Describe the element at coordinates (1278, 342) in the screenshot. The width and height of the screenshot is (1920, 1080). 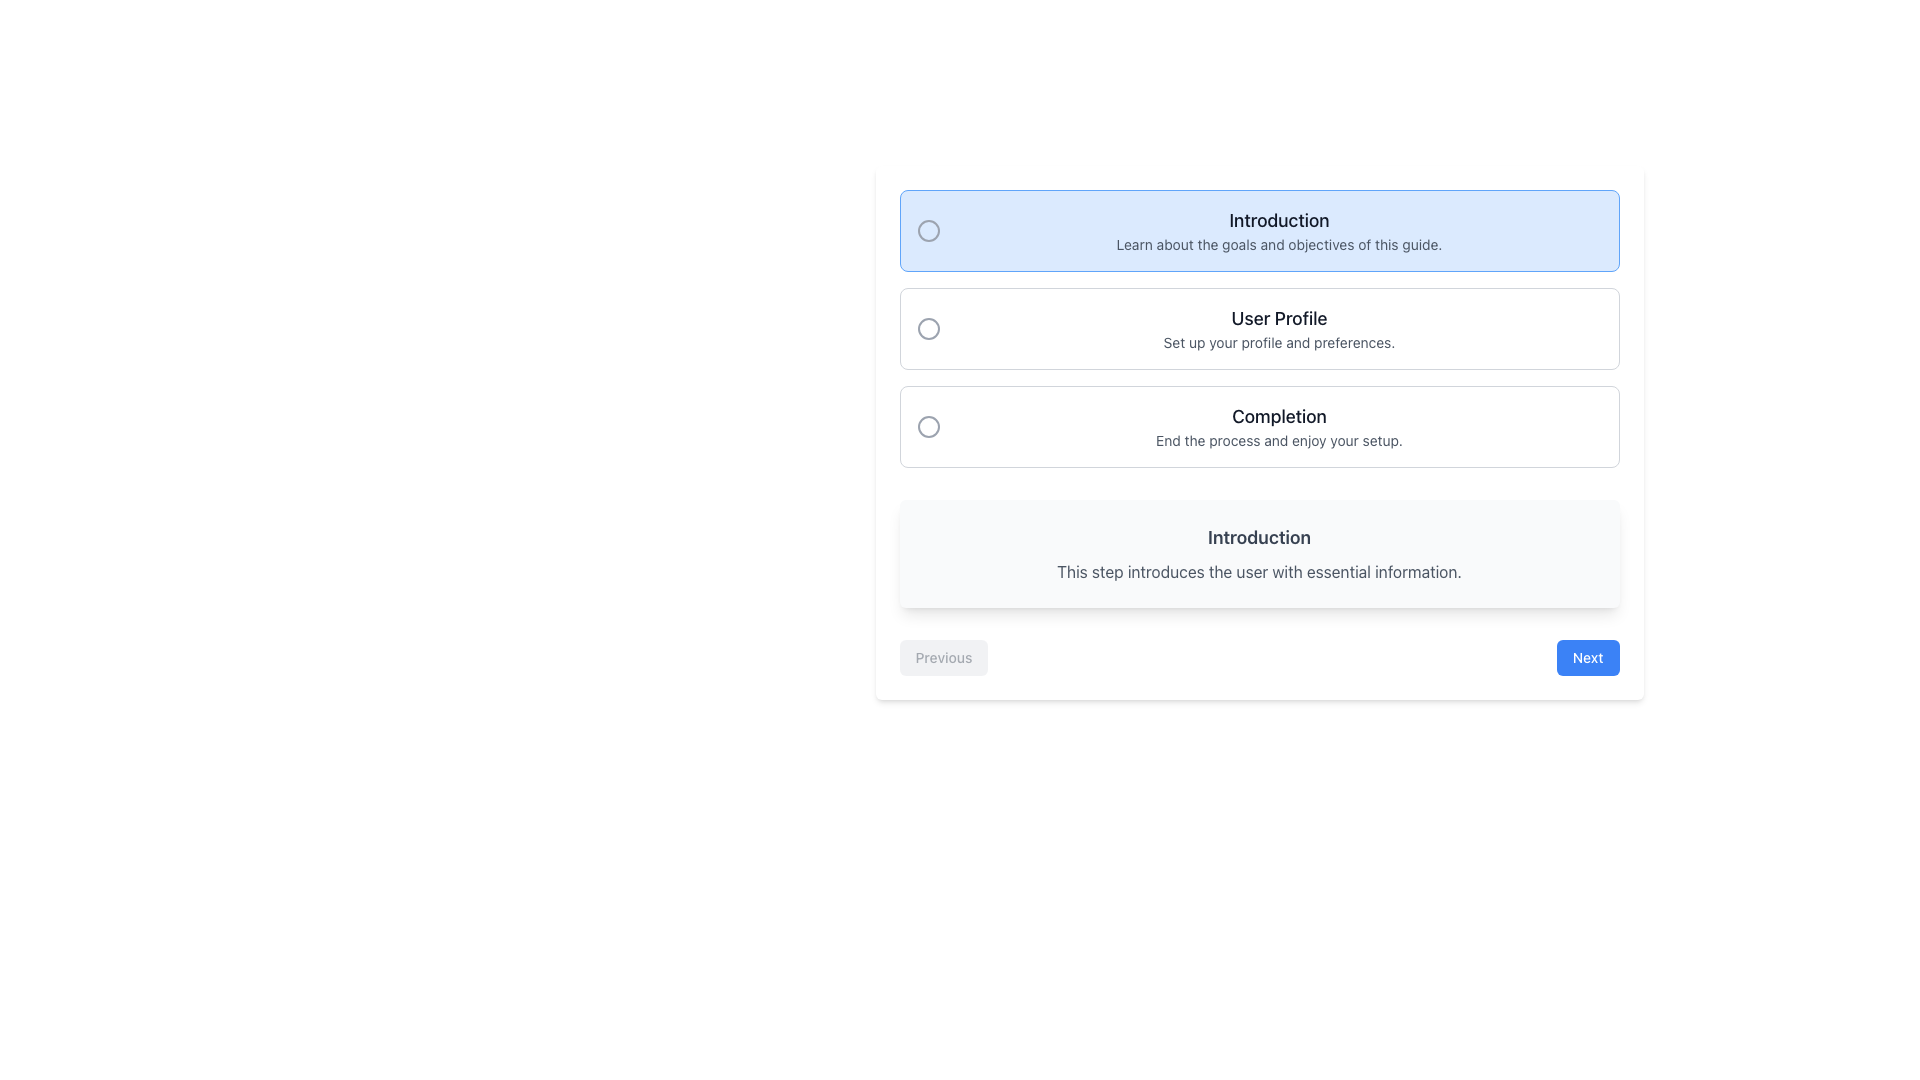
I see `the text label that displays 'Set up your profile and preferences.' which is located beneath the 'User Profile' heading` at that location.